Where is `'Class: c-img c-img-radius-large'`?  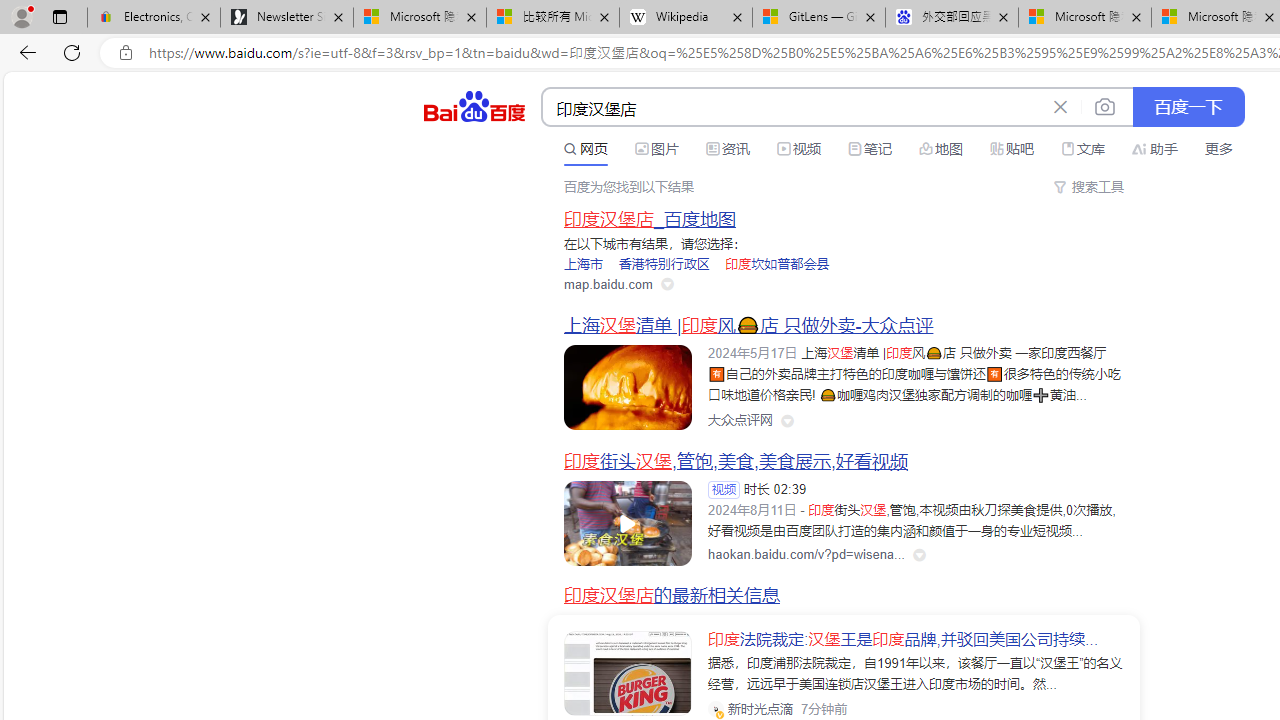 'Class: c-img c-img-radius-large' is located at coordinates (627, 673).